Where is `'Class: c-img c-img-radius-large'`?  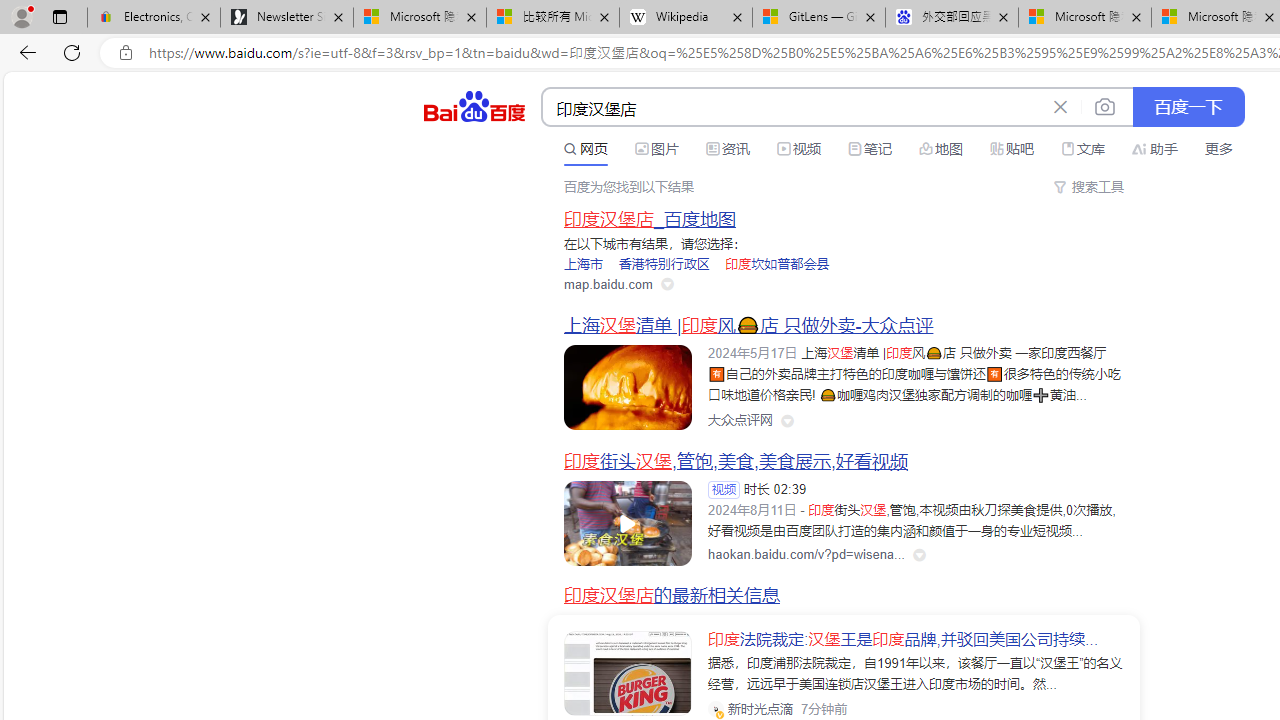 'Class: c-img c-img-radius-large' is located at coordinates (627, 673).